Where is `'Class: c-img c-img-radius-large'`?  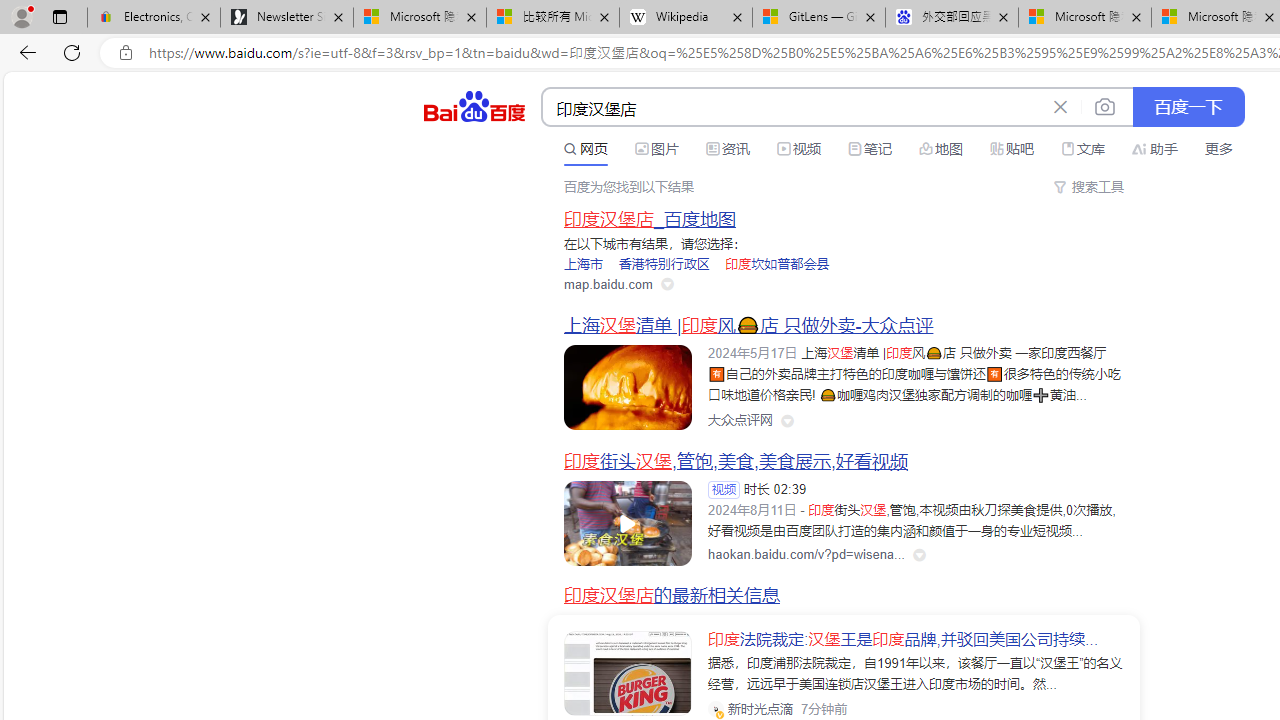 'Class: c-img c-img-radius-large' is located at coordinates (627, 673).